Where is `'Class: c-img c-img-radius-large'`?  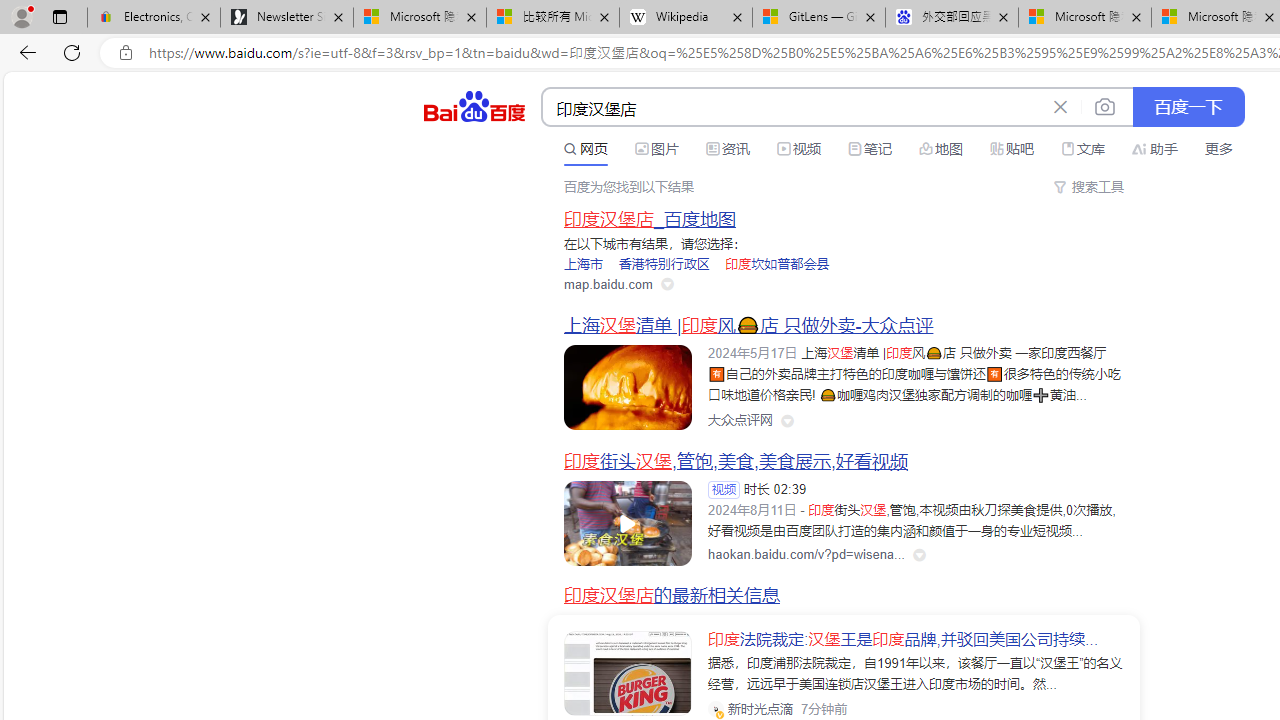 'Class: c-img c-img-radius-large' is located at coordinates (627, 673).